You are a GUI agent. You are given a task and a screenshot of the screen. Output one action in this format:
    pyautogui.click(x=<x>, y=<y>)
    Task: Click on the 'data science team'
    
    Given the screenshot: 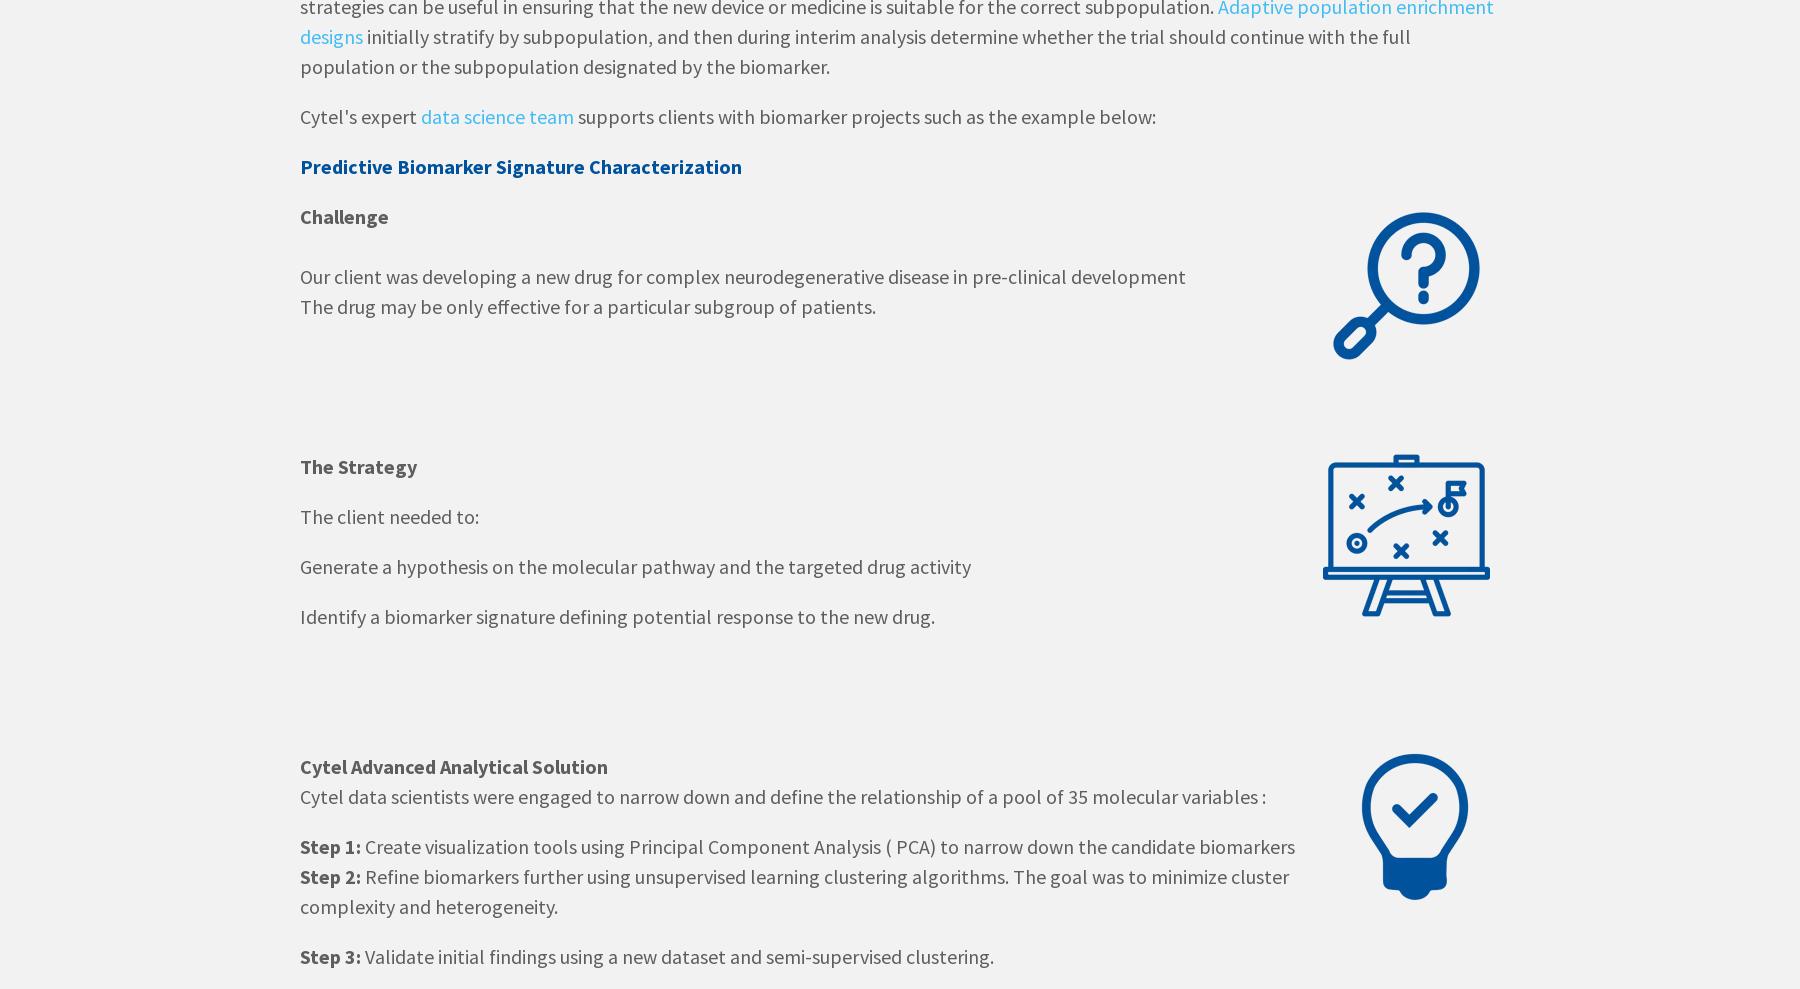 What is the action you would take?
    pyautogui.click(x=496, y=115)
    